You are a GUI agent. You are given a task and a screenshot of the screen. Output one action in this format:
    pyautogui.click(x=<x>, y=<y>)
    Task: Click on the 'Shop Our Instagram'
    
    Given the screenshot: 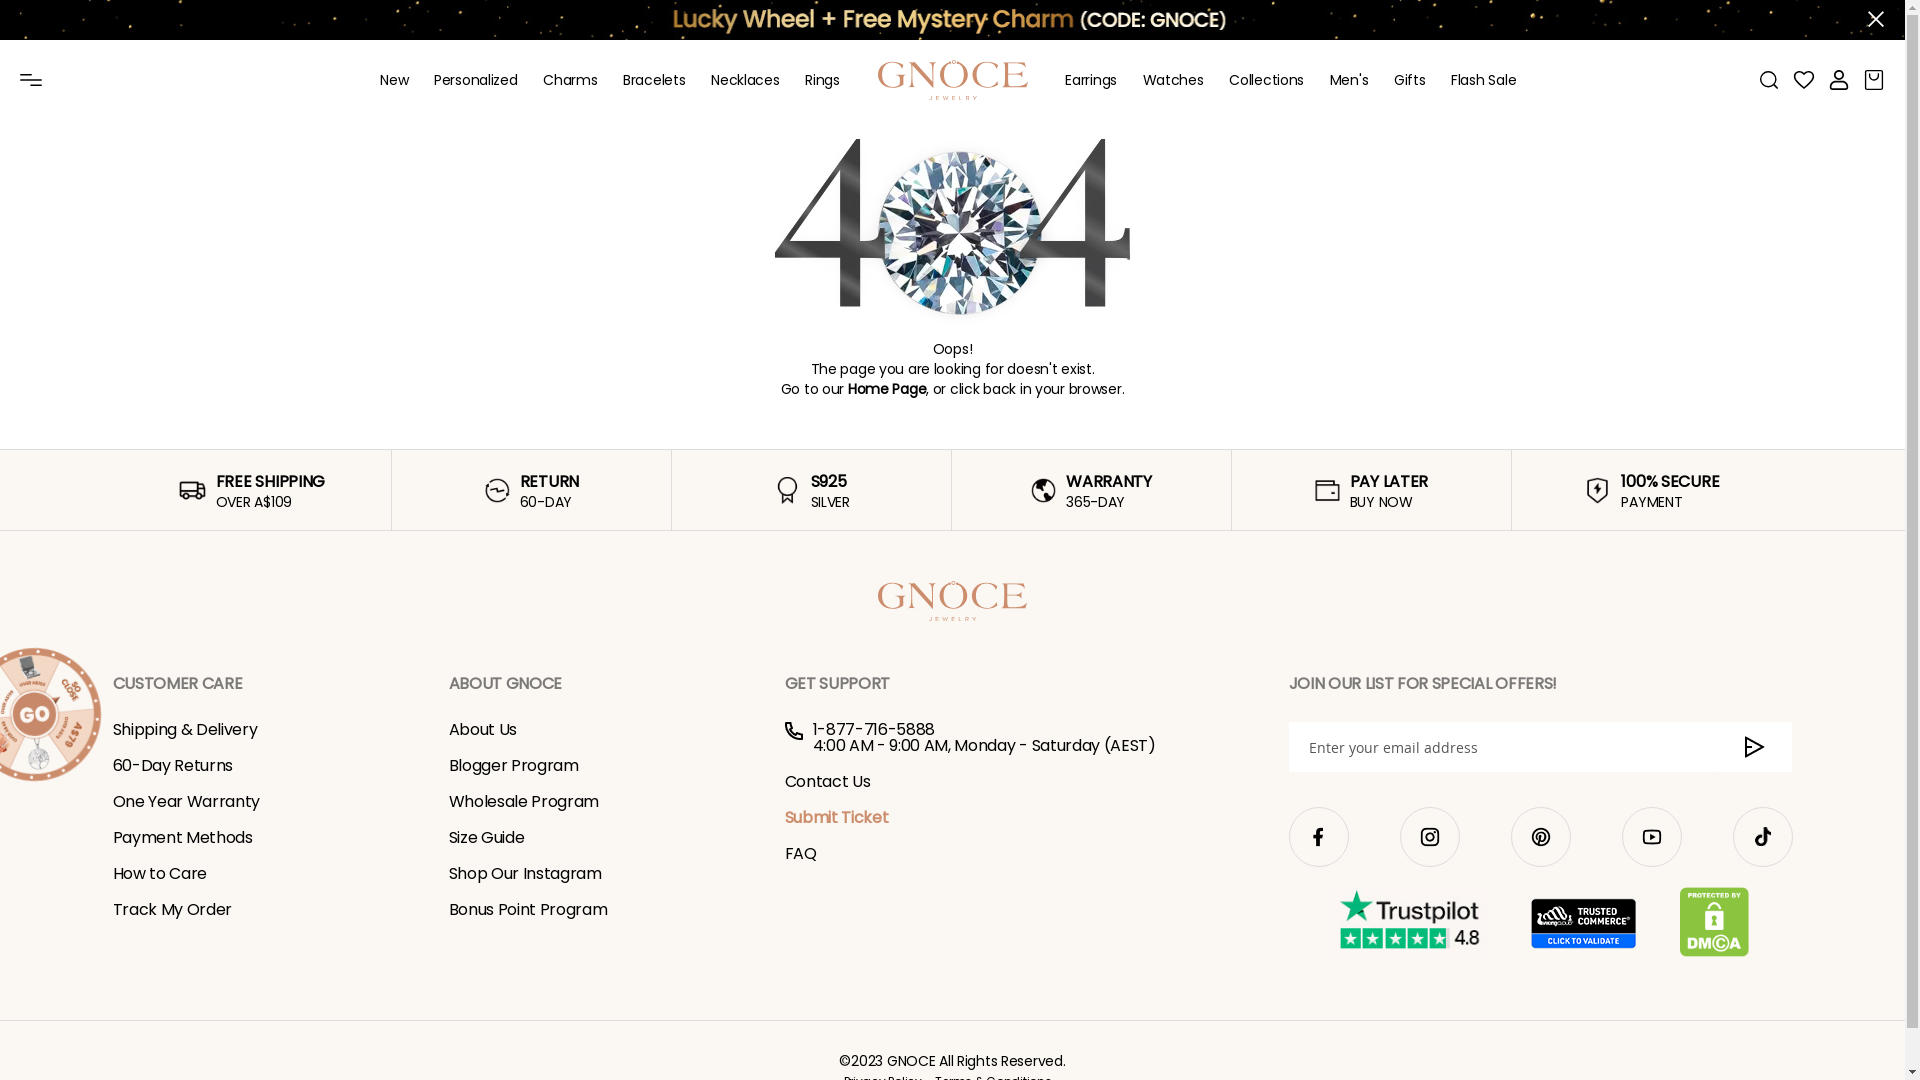 What is the action you would take?
    pyautogui.click(x=446, y=872)
    